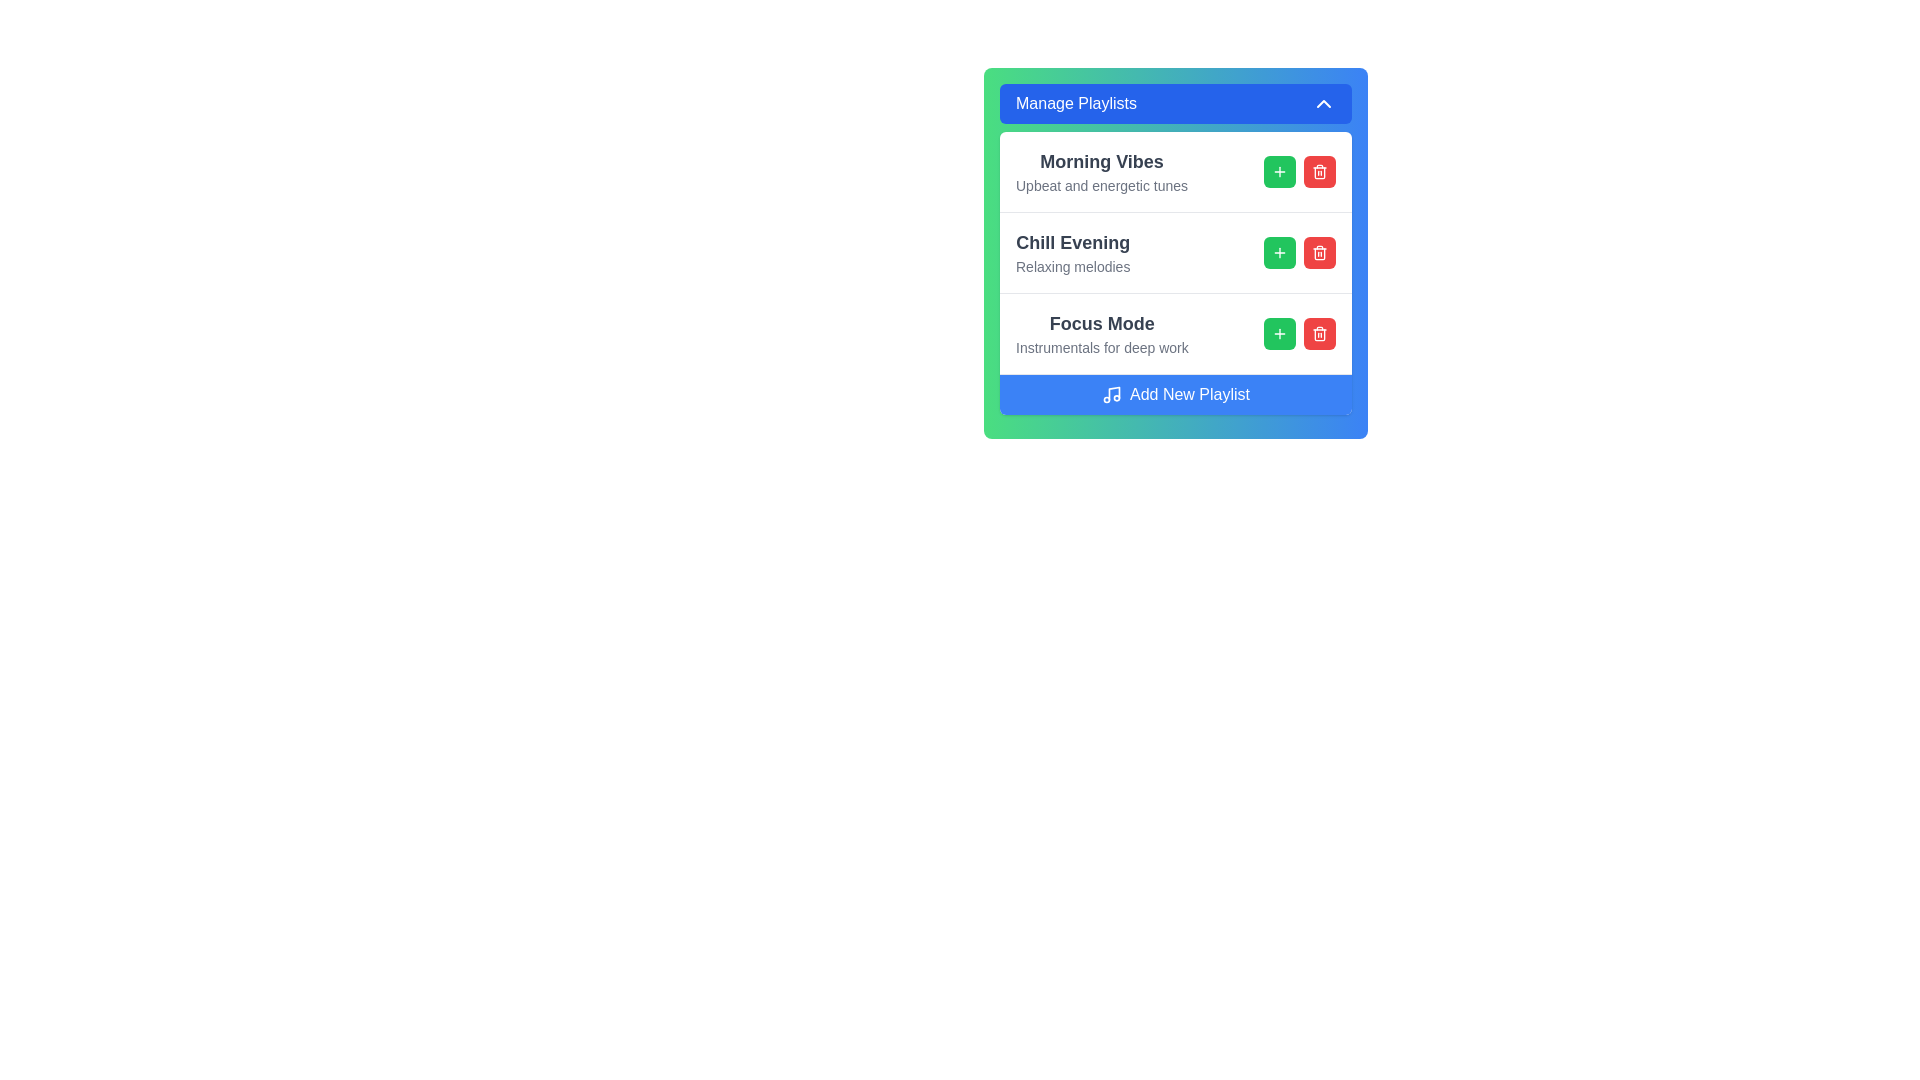 Image resolution: width=1920 pixels, height=1080 pixels. Describe the element at coordinates (1320, 252) in the screenshot. I see `the red square button with a trash can icon` at that location.